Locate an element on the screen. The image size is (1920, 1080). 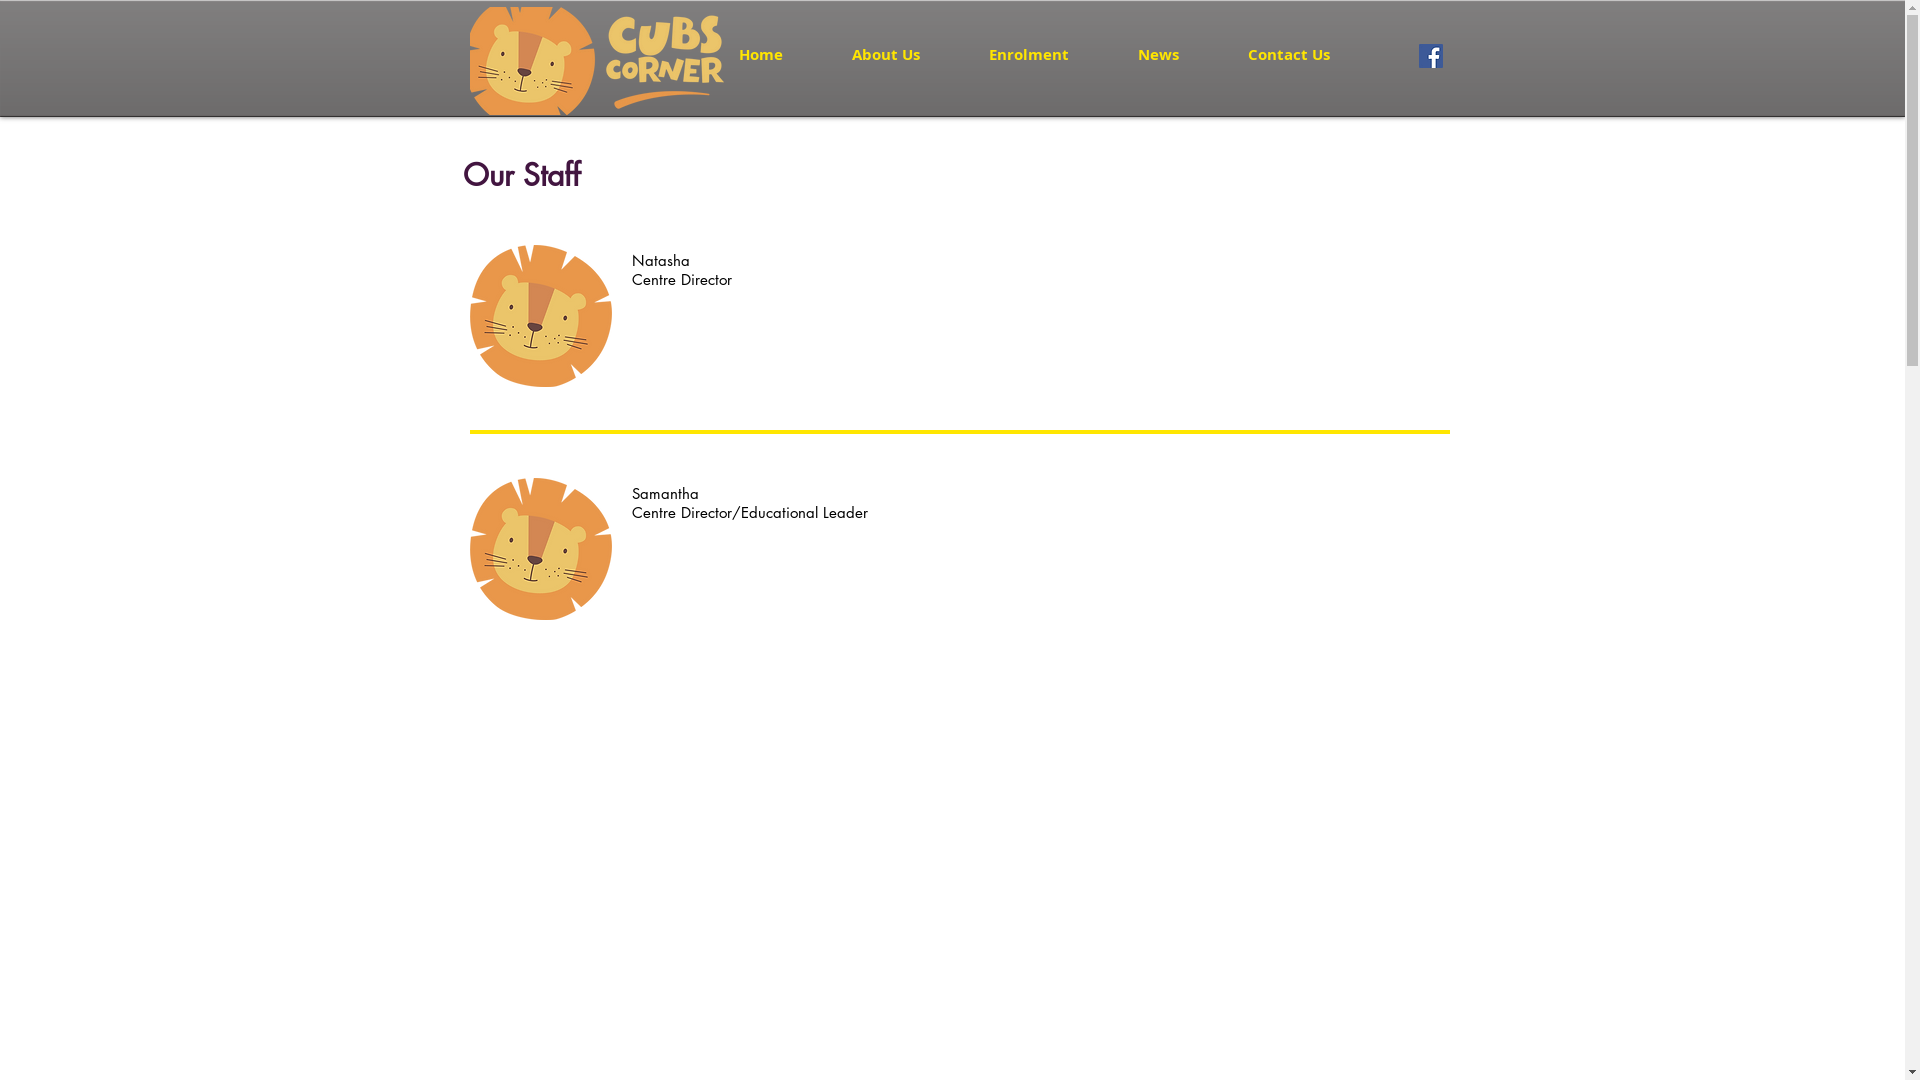
'Contact Us' is located at coordinates (1307, 53).